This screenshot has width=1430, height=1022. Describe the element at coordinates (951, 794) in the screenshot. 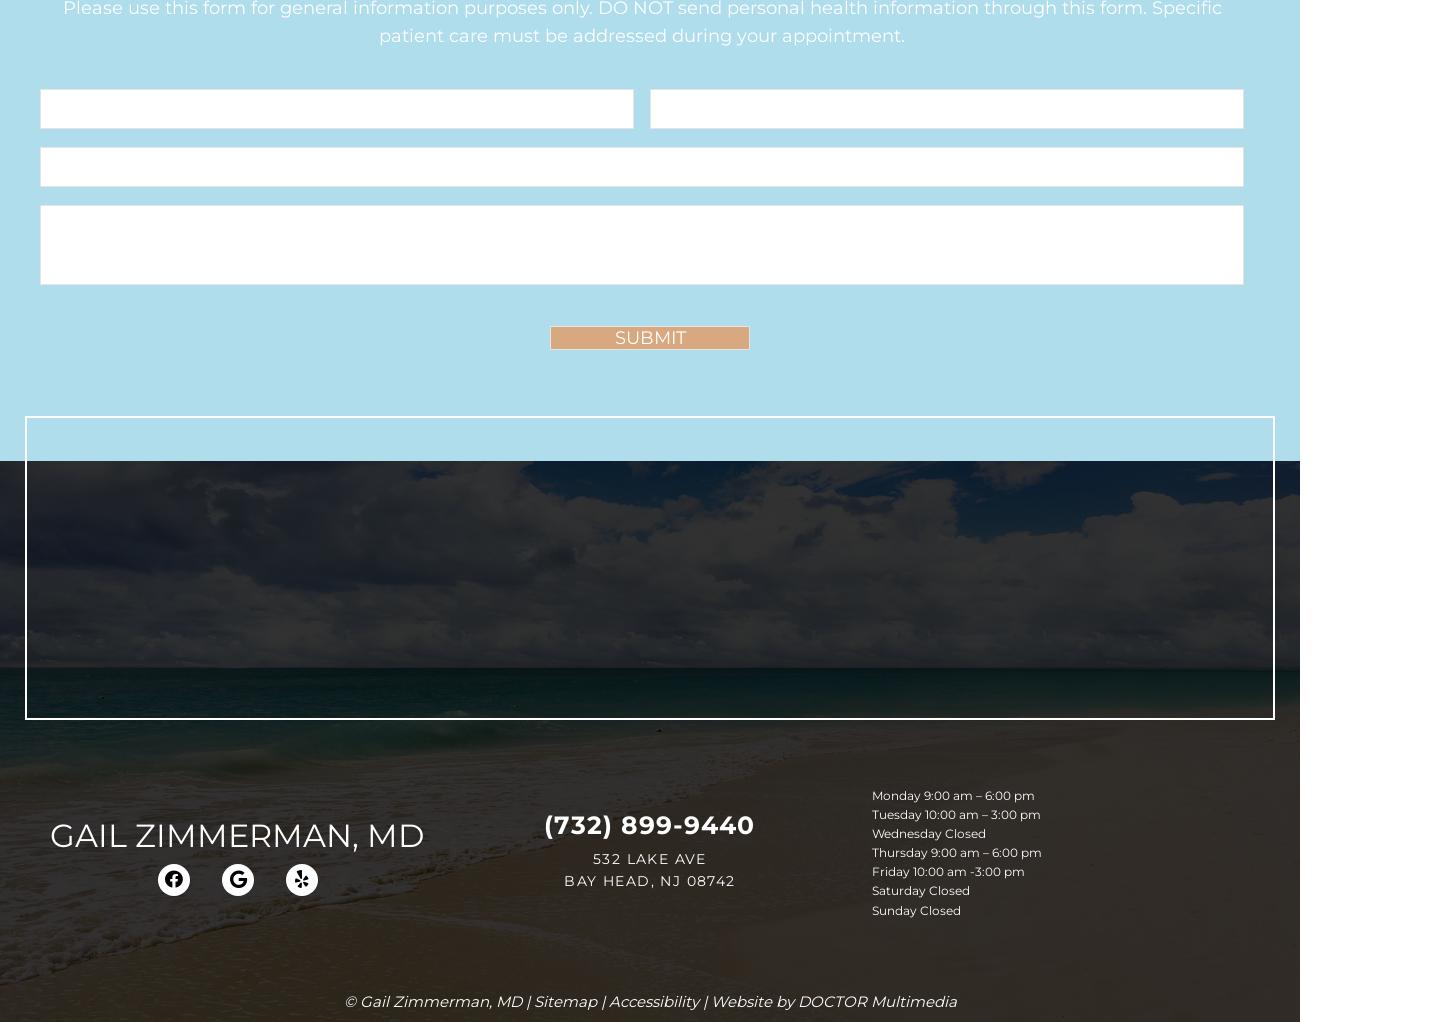

I see `'Monday 9:00 am – 6:00 pm'` at that location.